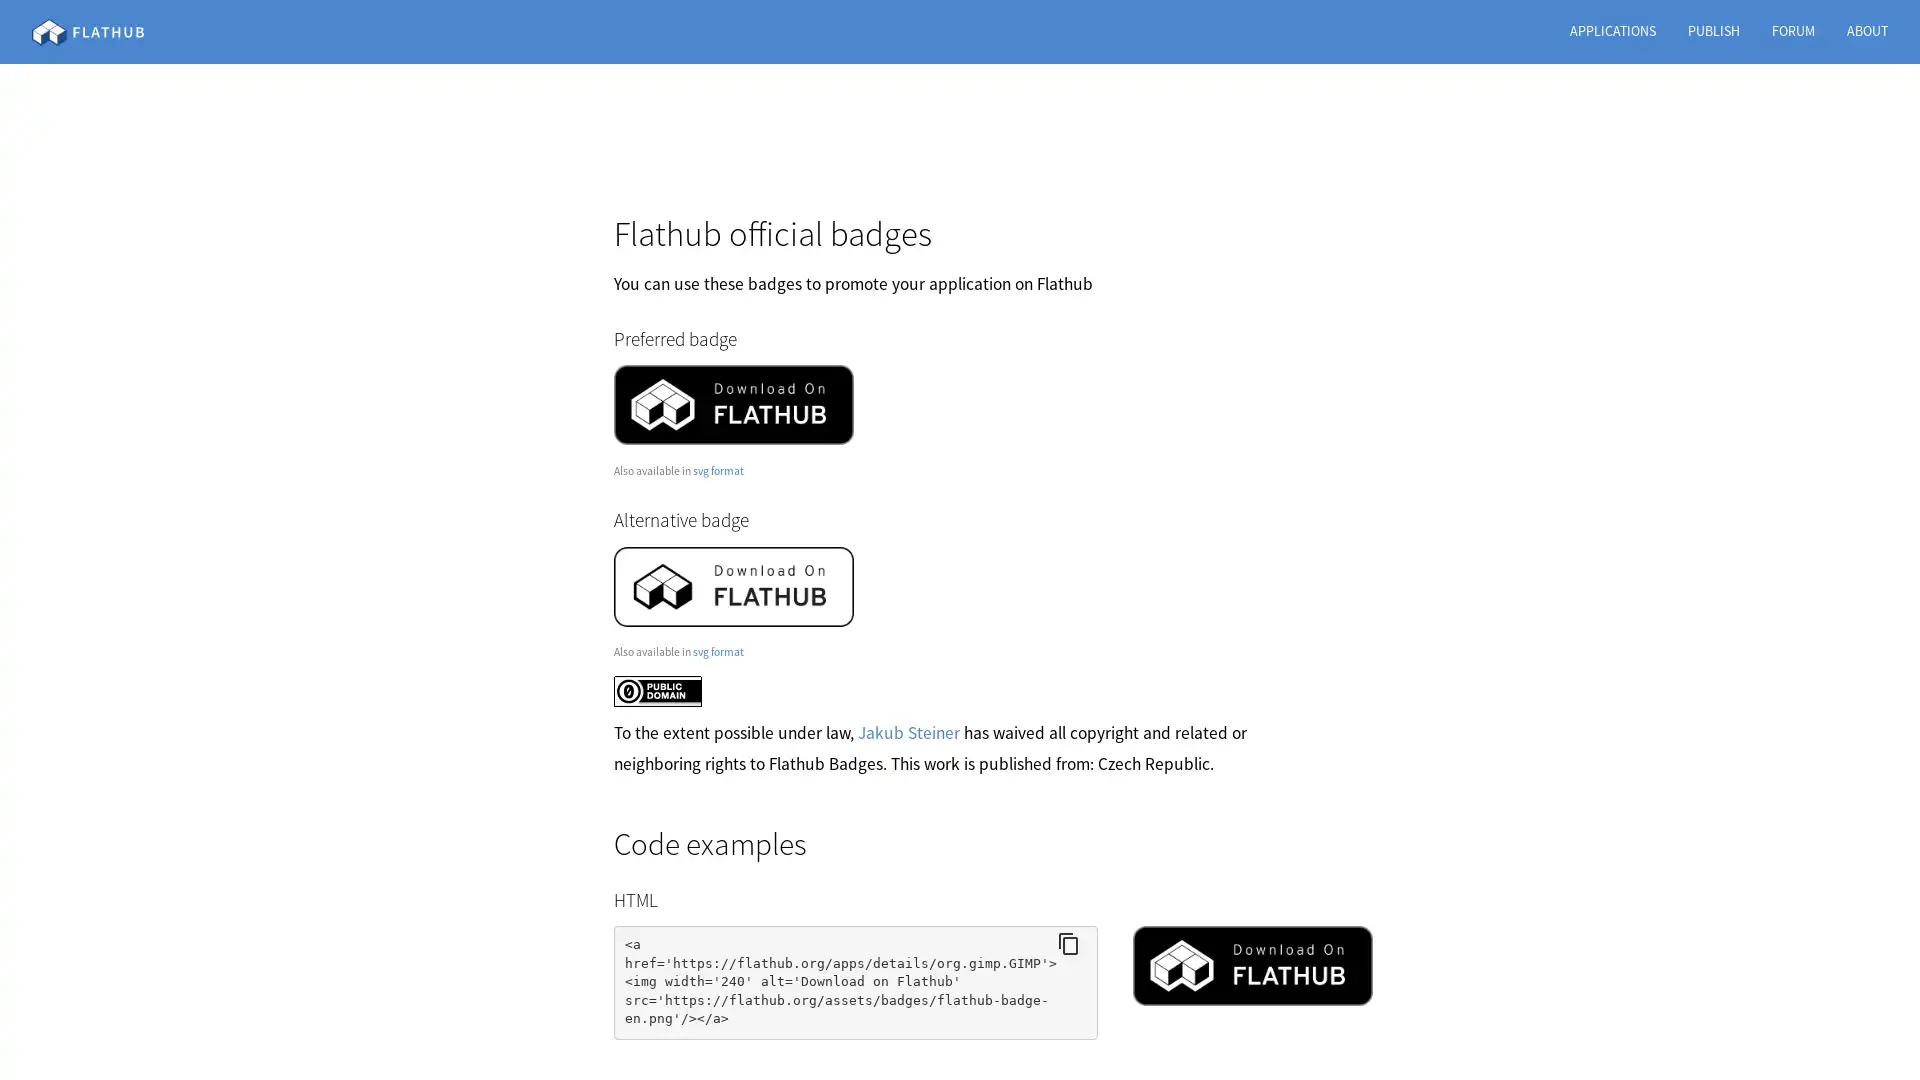 Image resolution: width=1920 pixels, height=1080 pixels. What do you see at coordinates (1866, 31) in the screenshot?
I see `ABOUT` at bounding box center [1866, 31].